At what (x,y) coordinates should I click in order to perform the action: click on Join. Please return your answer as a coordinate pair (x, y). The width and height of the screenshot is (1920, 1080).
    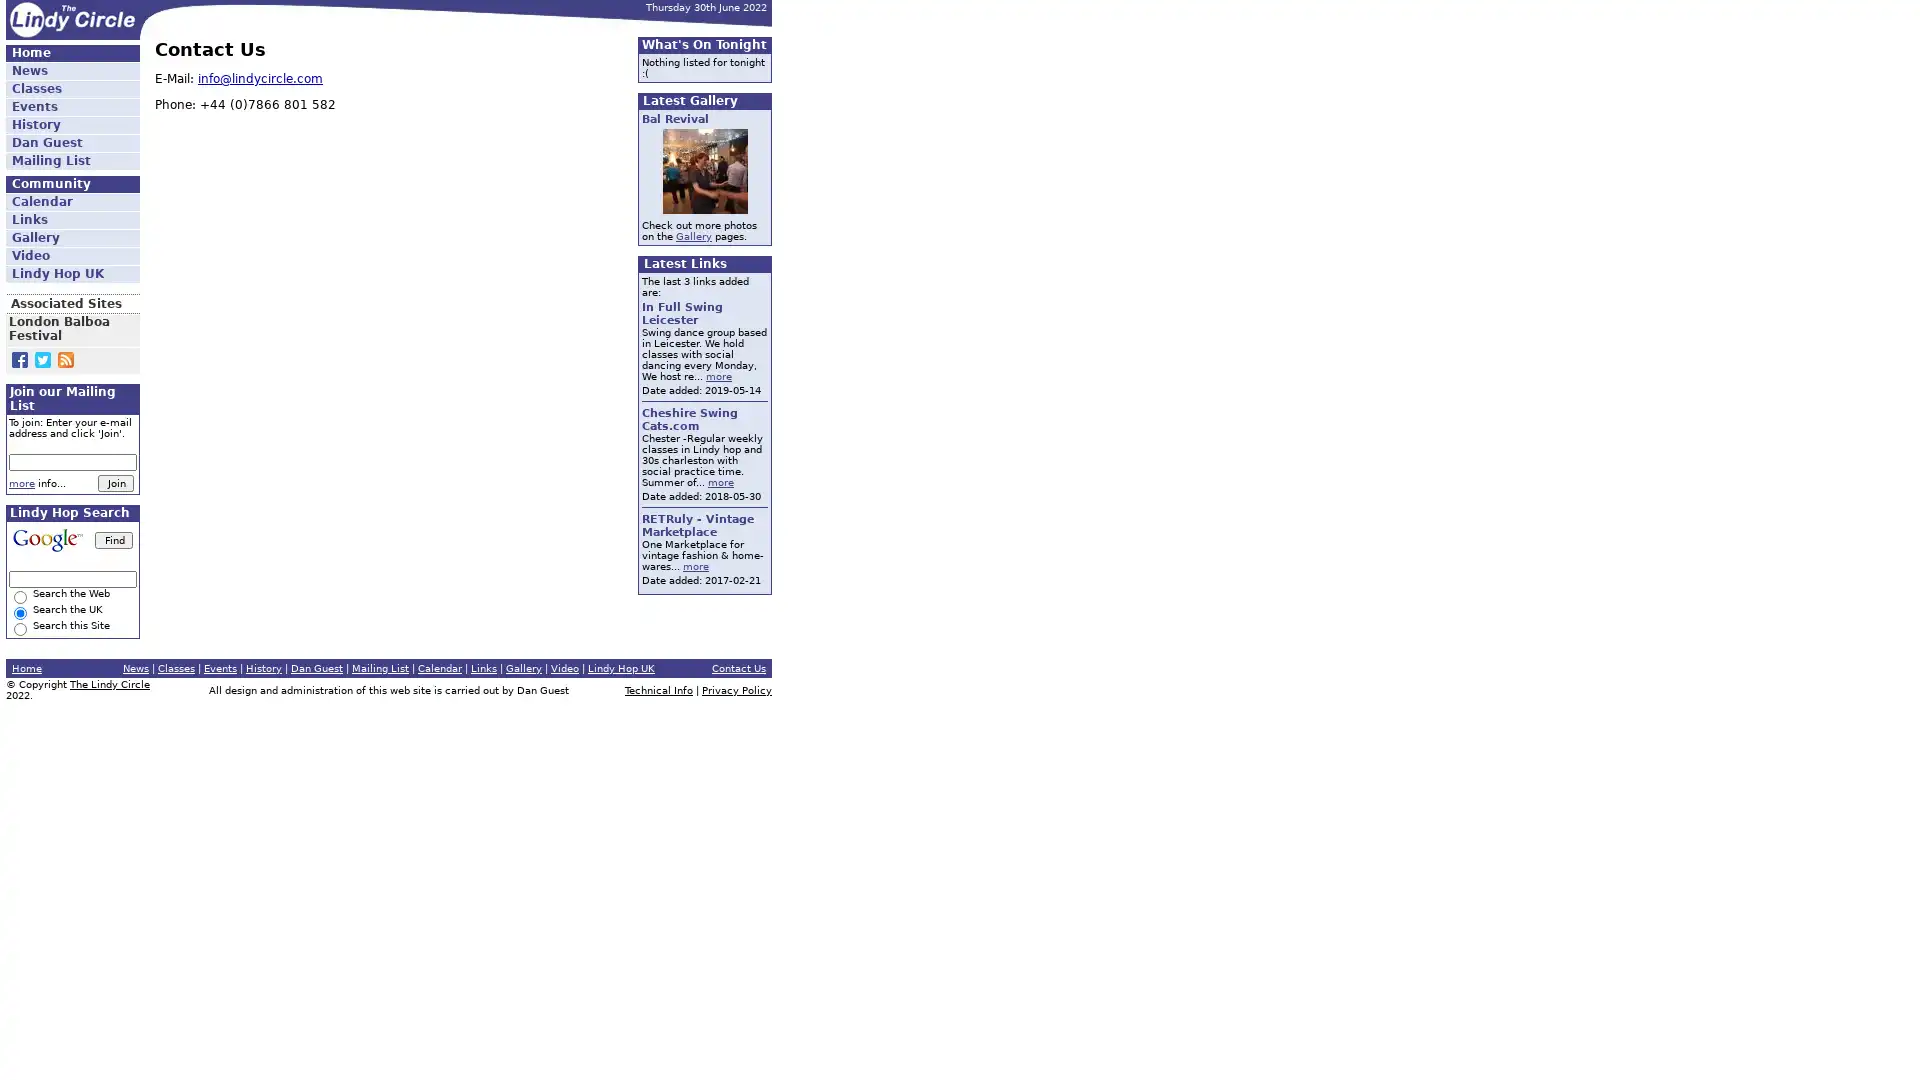
    Looking at the image, I should click on (114, 483).